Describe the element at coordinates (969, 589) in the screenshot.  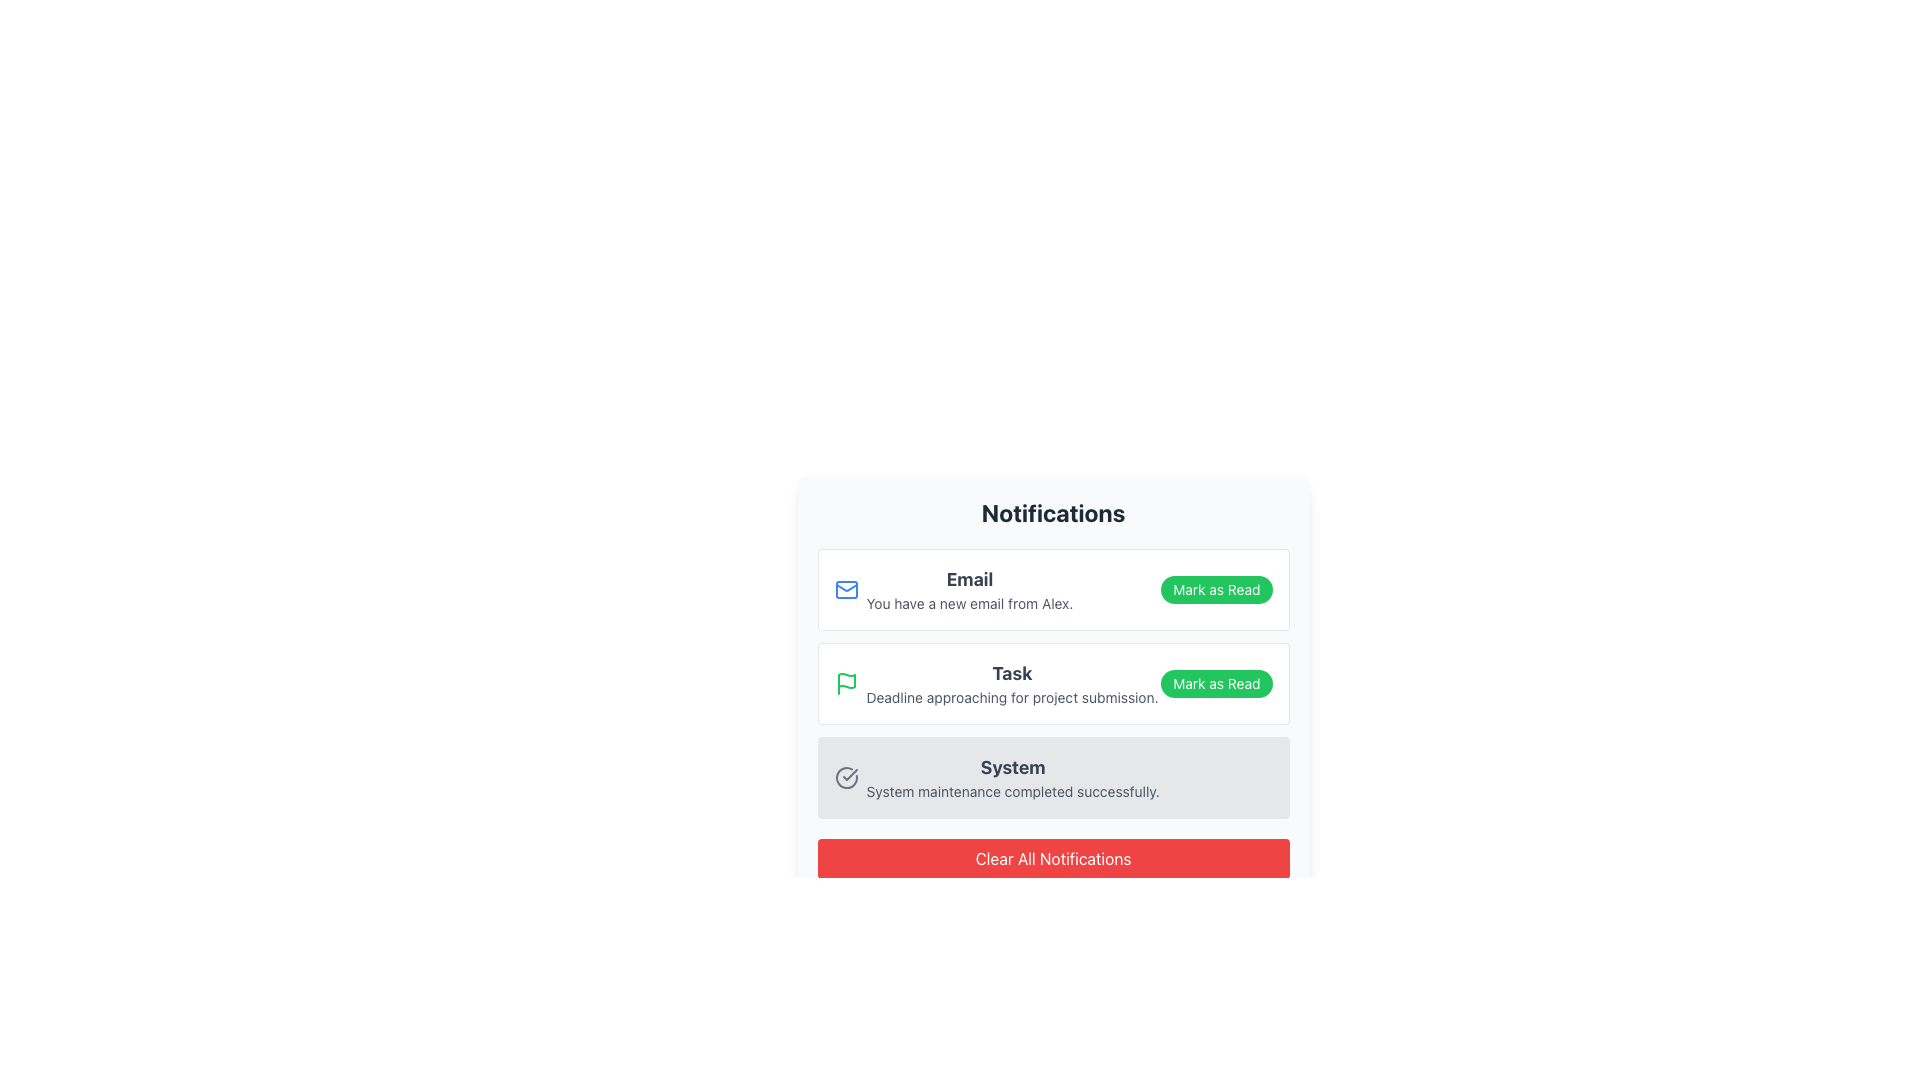
I see `text block for the email notification titled 'Email' that contains the message 'You have a new email from Alex.'` at that location.